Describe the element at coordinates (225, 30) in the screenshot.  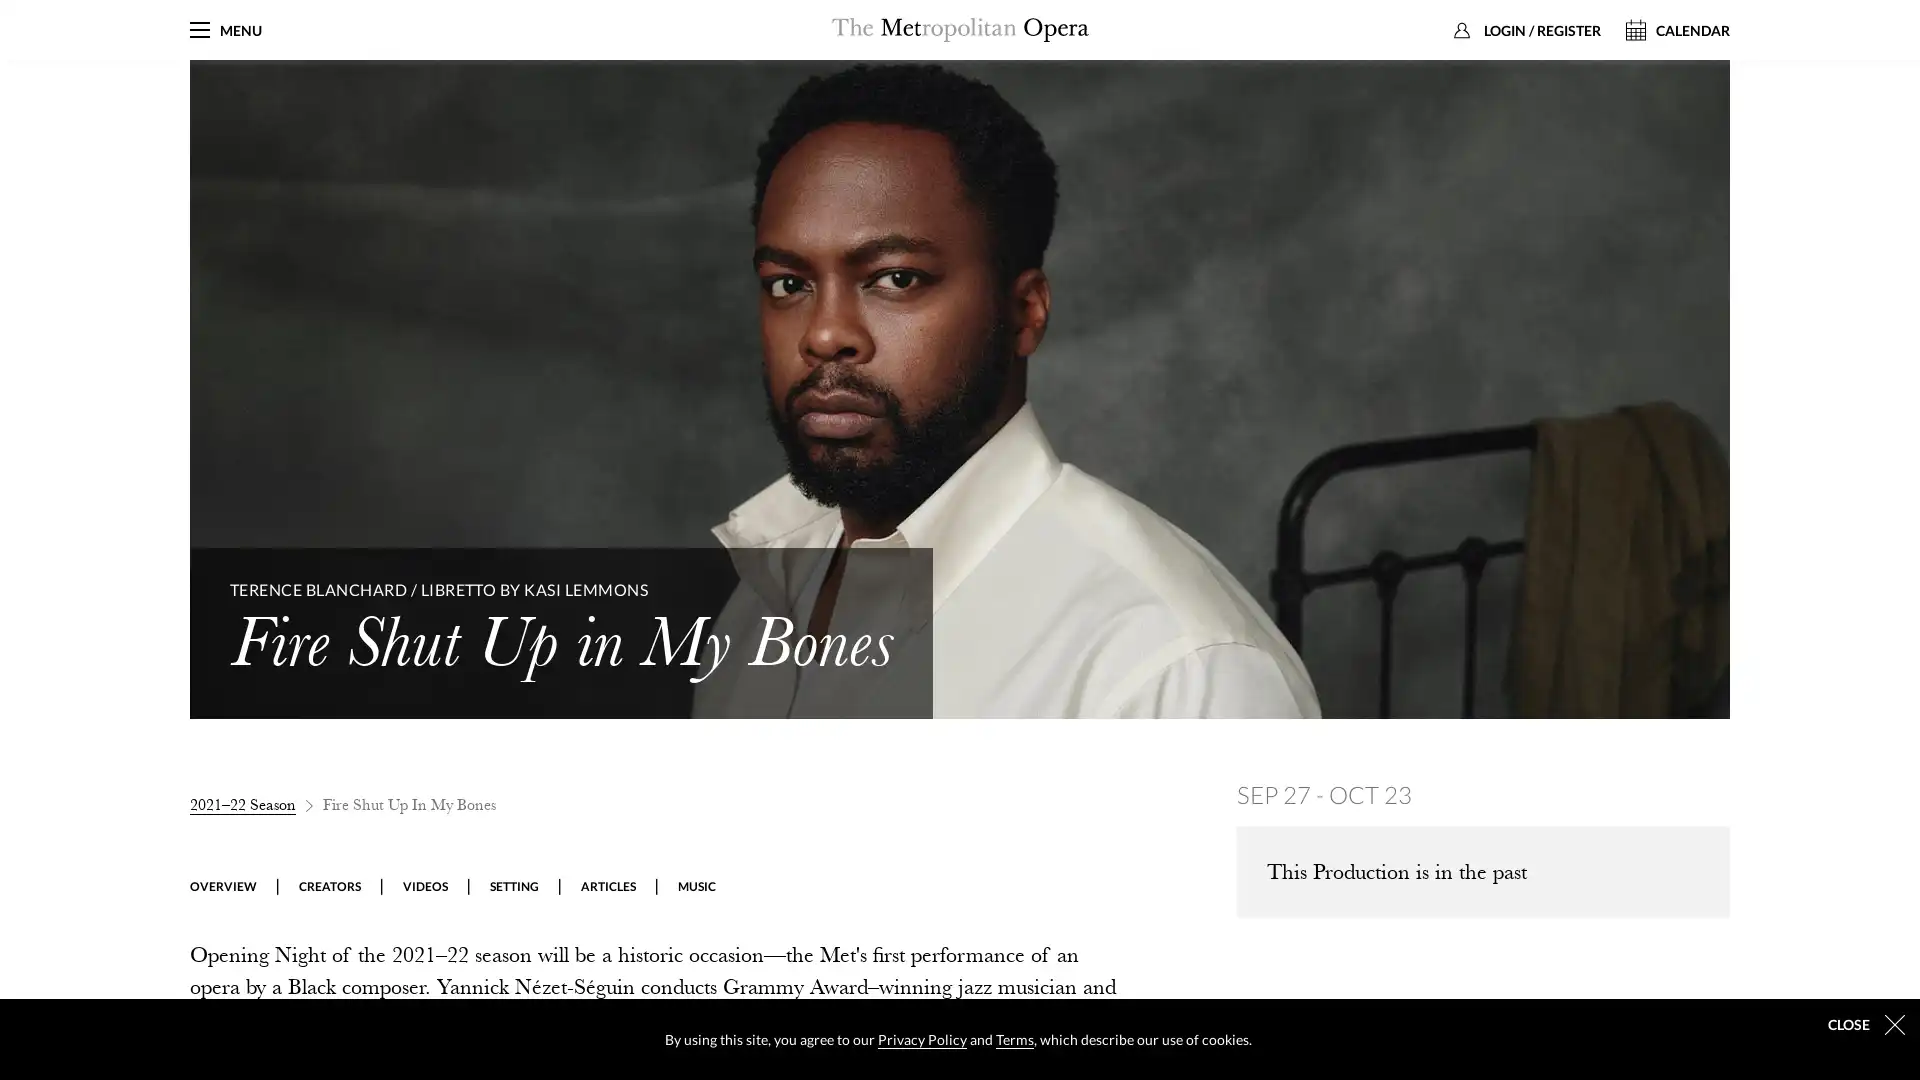
I see `MENU` at that location.